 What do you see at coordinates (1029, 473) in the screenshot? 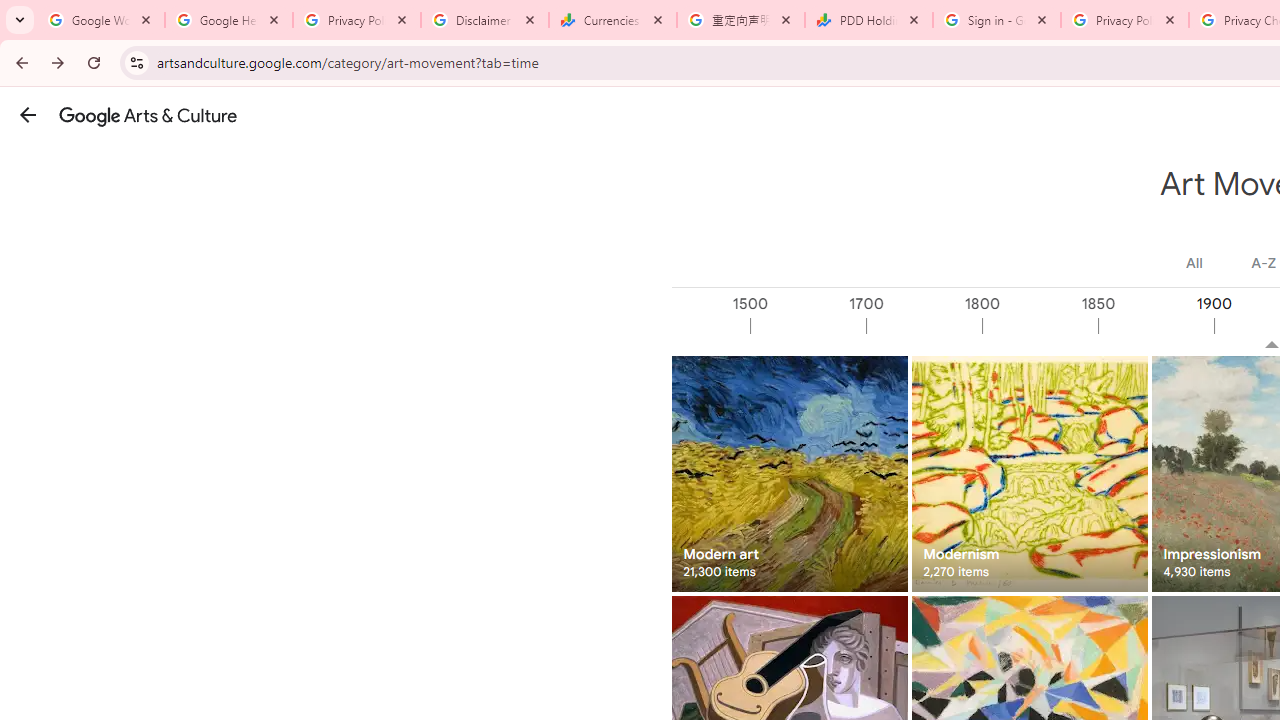
I see `'Modernism 2,270 items'` at bounding box center [1029, 473].